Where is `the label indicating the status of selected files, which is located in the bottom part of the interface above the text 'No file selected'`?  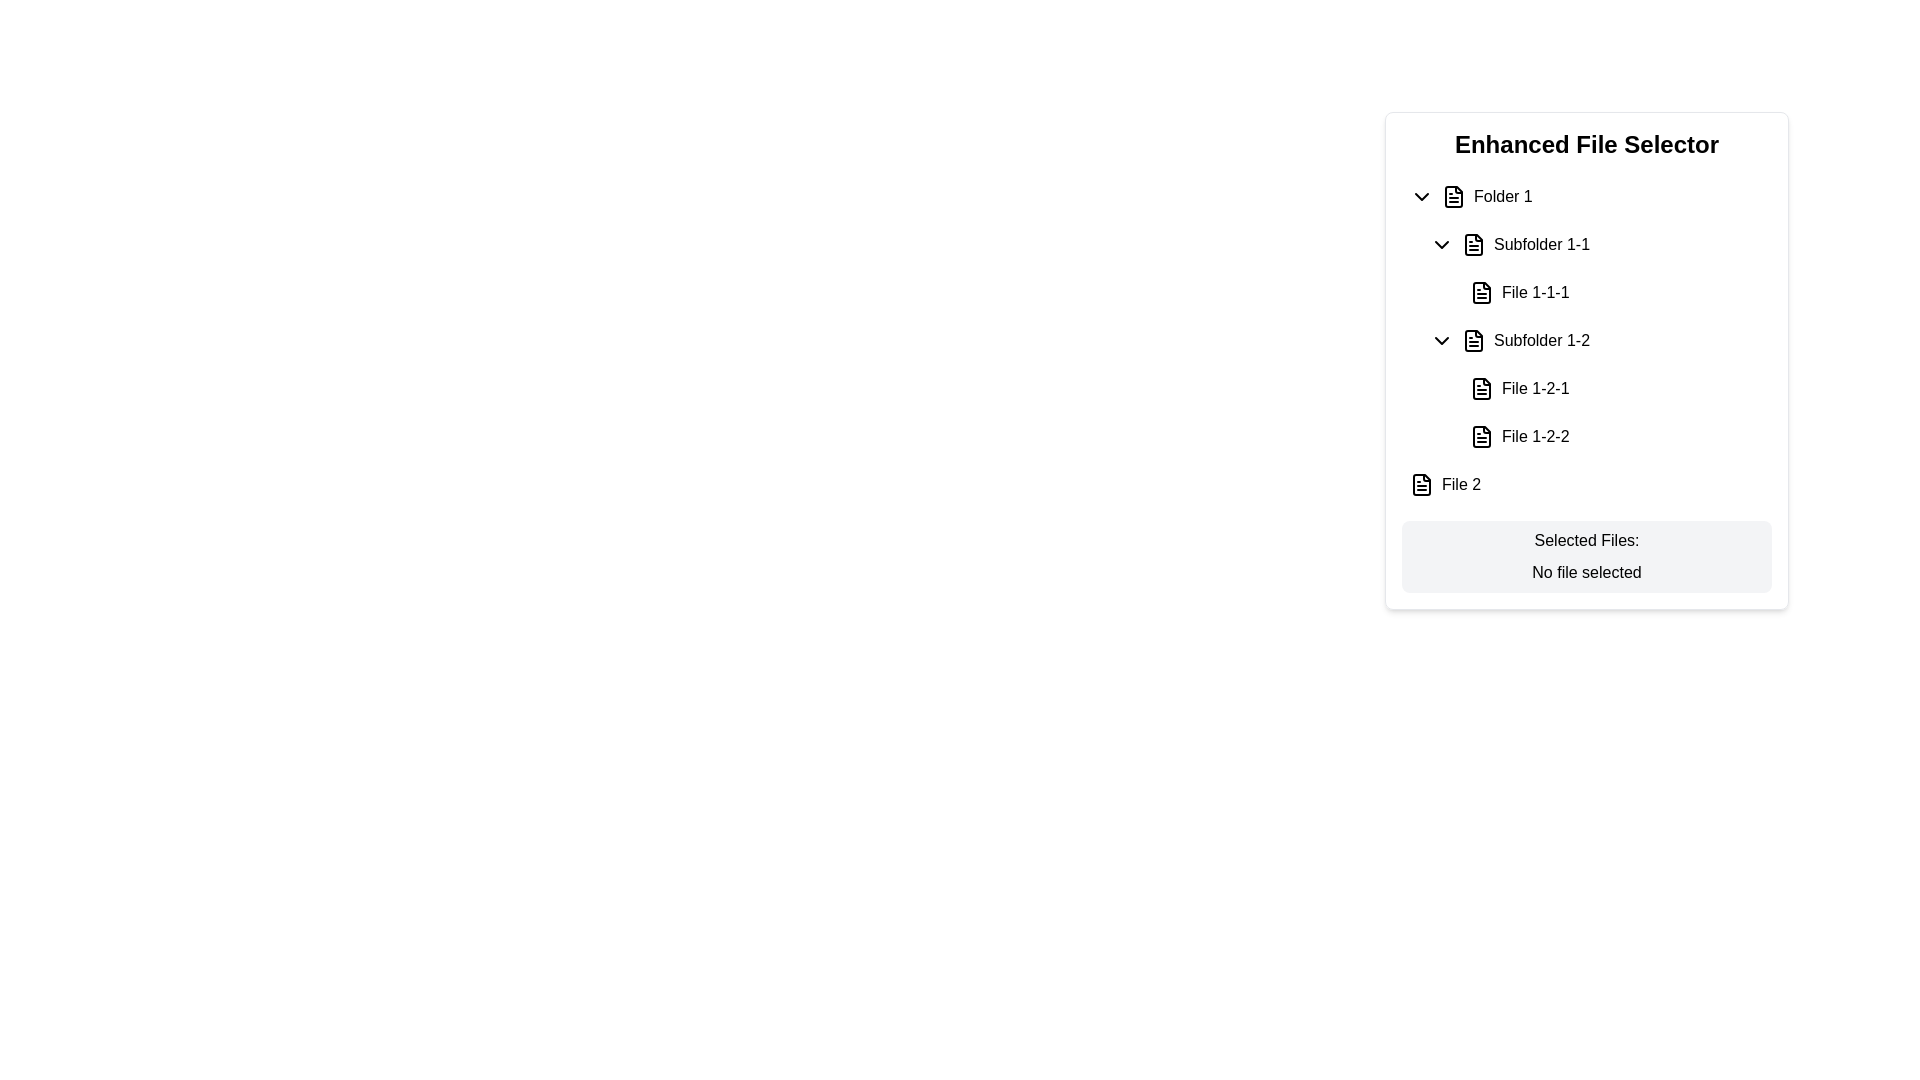 the label indicating the status of selected files, which is located in the bottom part of the interface above the text 'No file selected' is located at coordinates (1586, 540).